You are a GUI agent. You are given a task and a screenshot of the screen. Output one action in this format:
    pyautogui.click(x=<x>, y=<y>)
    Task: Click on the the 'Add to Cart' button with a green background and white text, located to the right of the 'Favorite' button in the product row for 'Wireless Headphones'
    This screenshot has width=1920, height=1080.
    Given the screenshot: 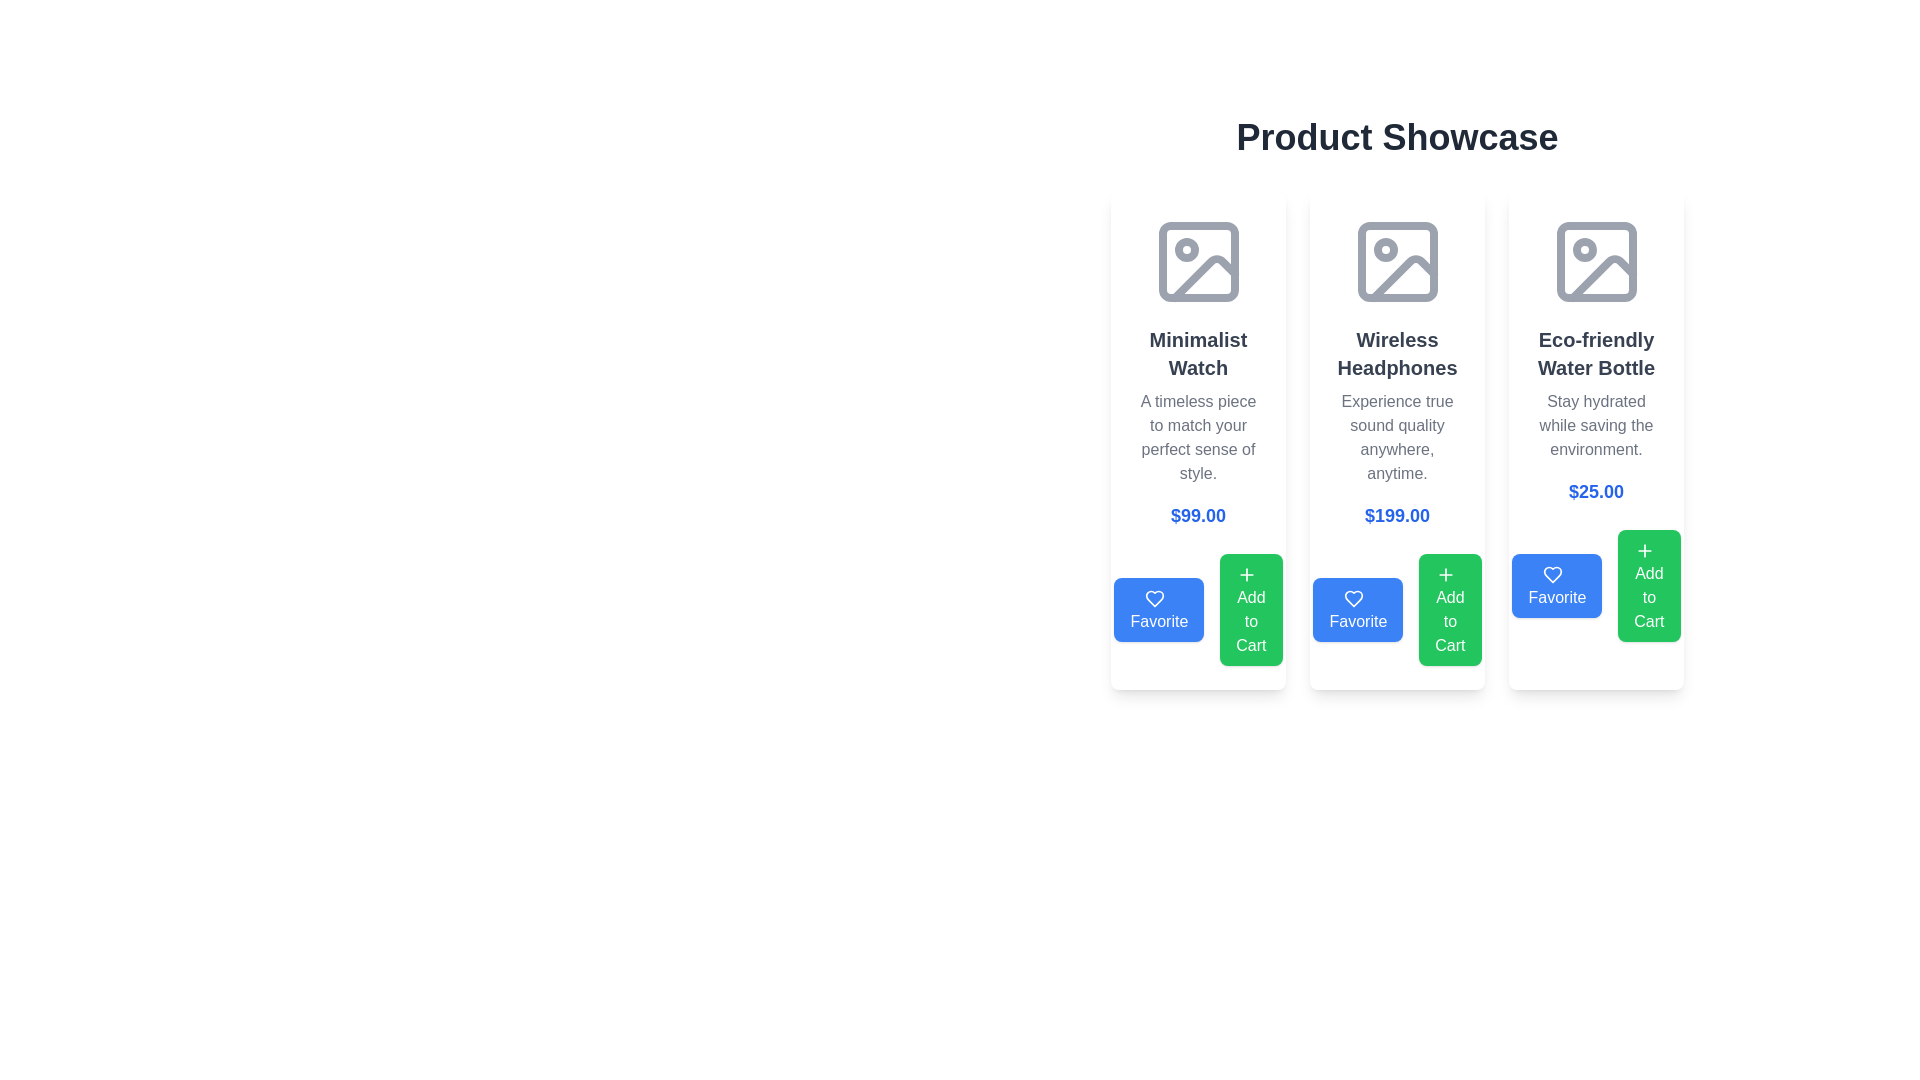 What is the action you would take?
    pyautogui.click(x=1450, y=608)
    